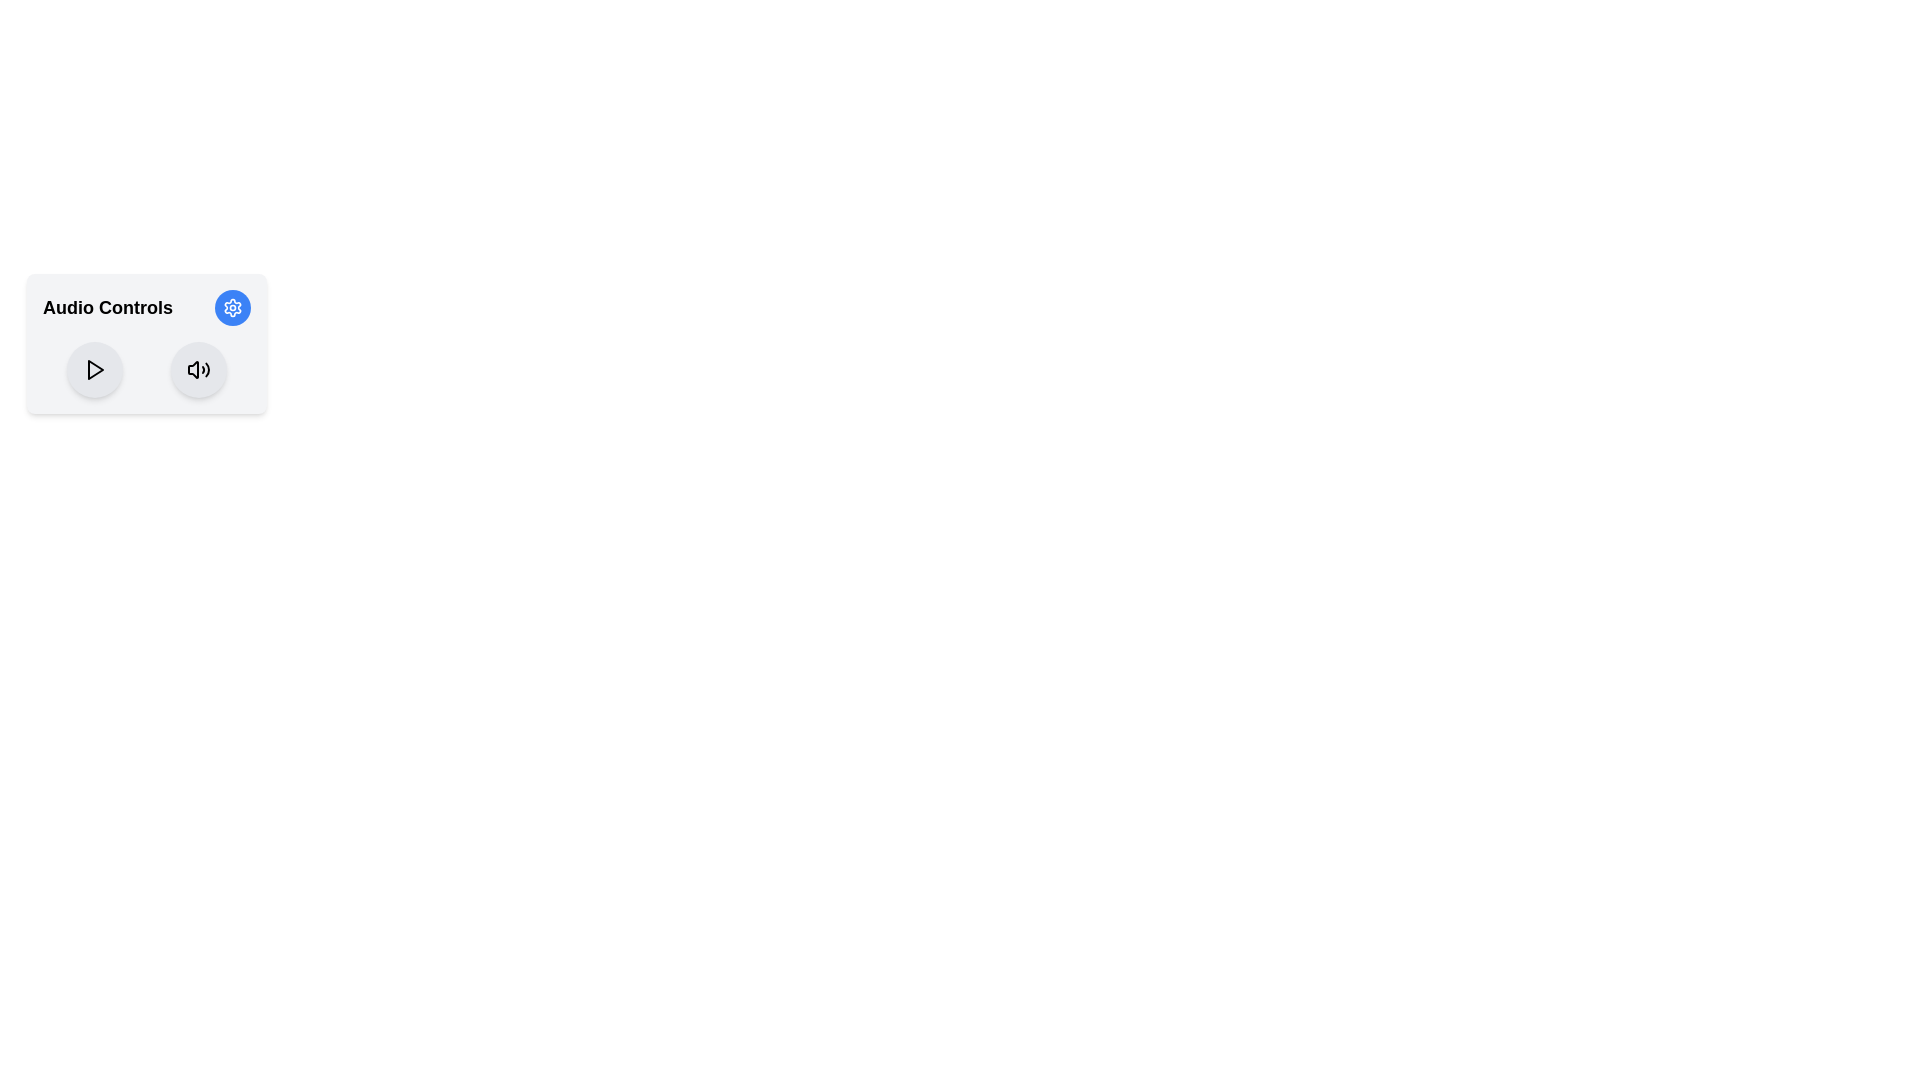 Image resolution: width=1920 pixels, height=1080 pixels. Describe the element at coordinates (233, 308) in the screenshot. I see `the settings button located in the upper-right corner of the 'Audio Controls' section` at that location.